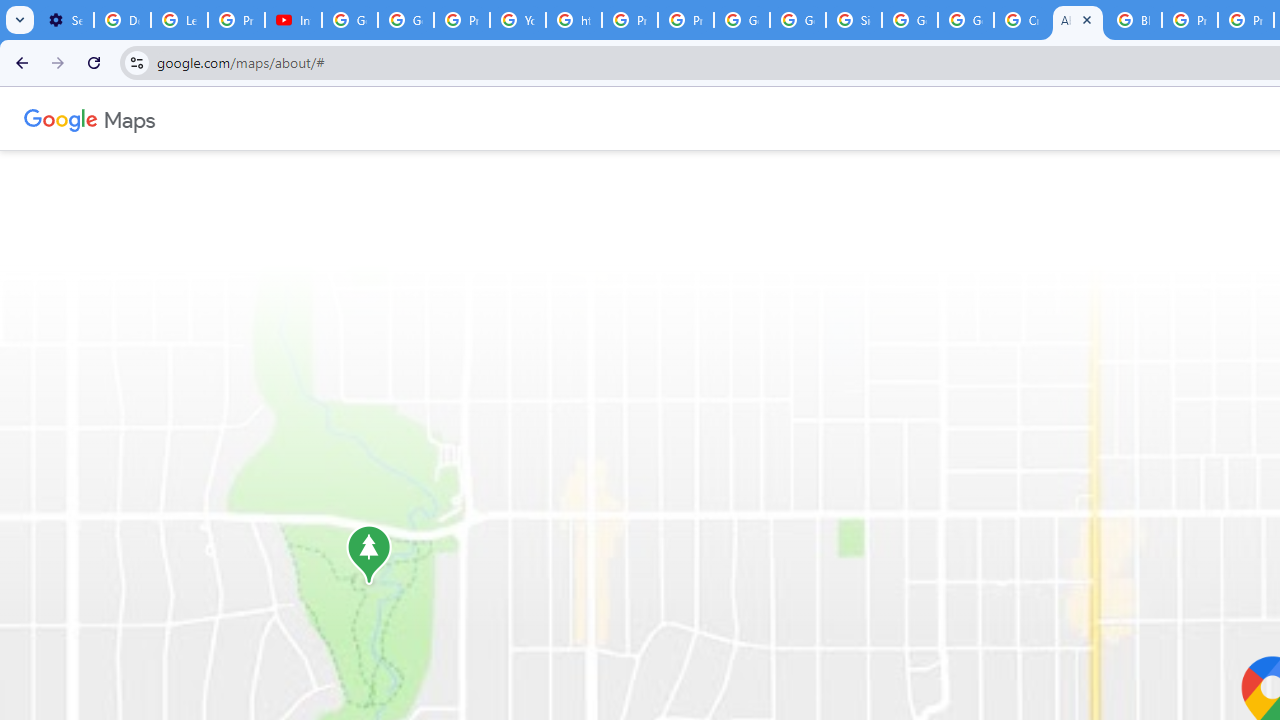 The width and height of the screenshot is (1280, 720). Describe the element at coordinates (628, 20) in the screenshot. I see `'Privacy Help Center - Policies Help'` at that location.